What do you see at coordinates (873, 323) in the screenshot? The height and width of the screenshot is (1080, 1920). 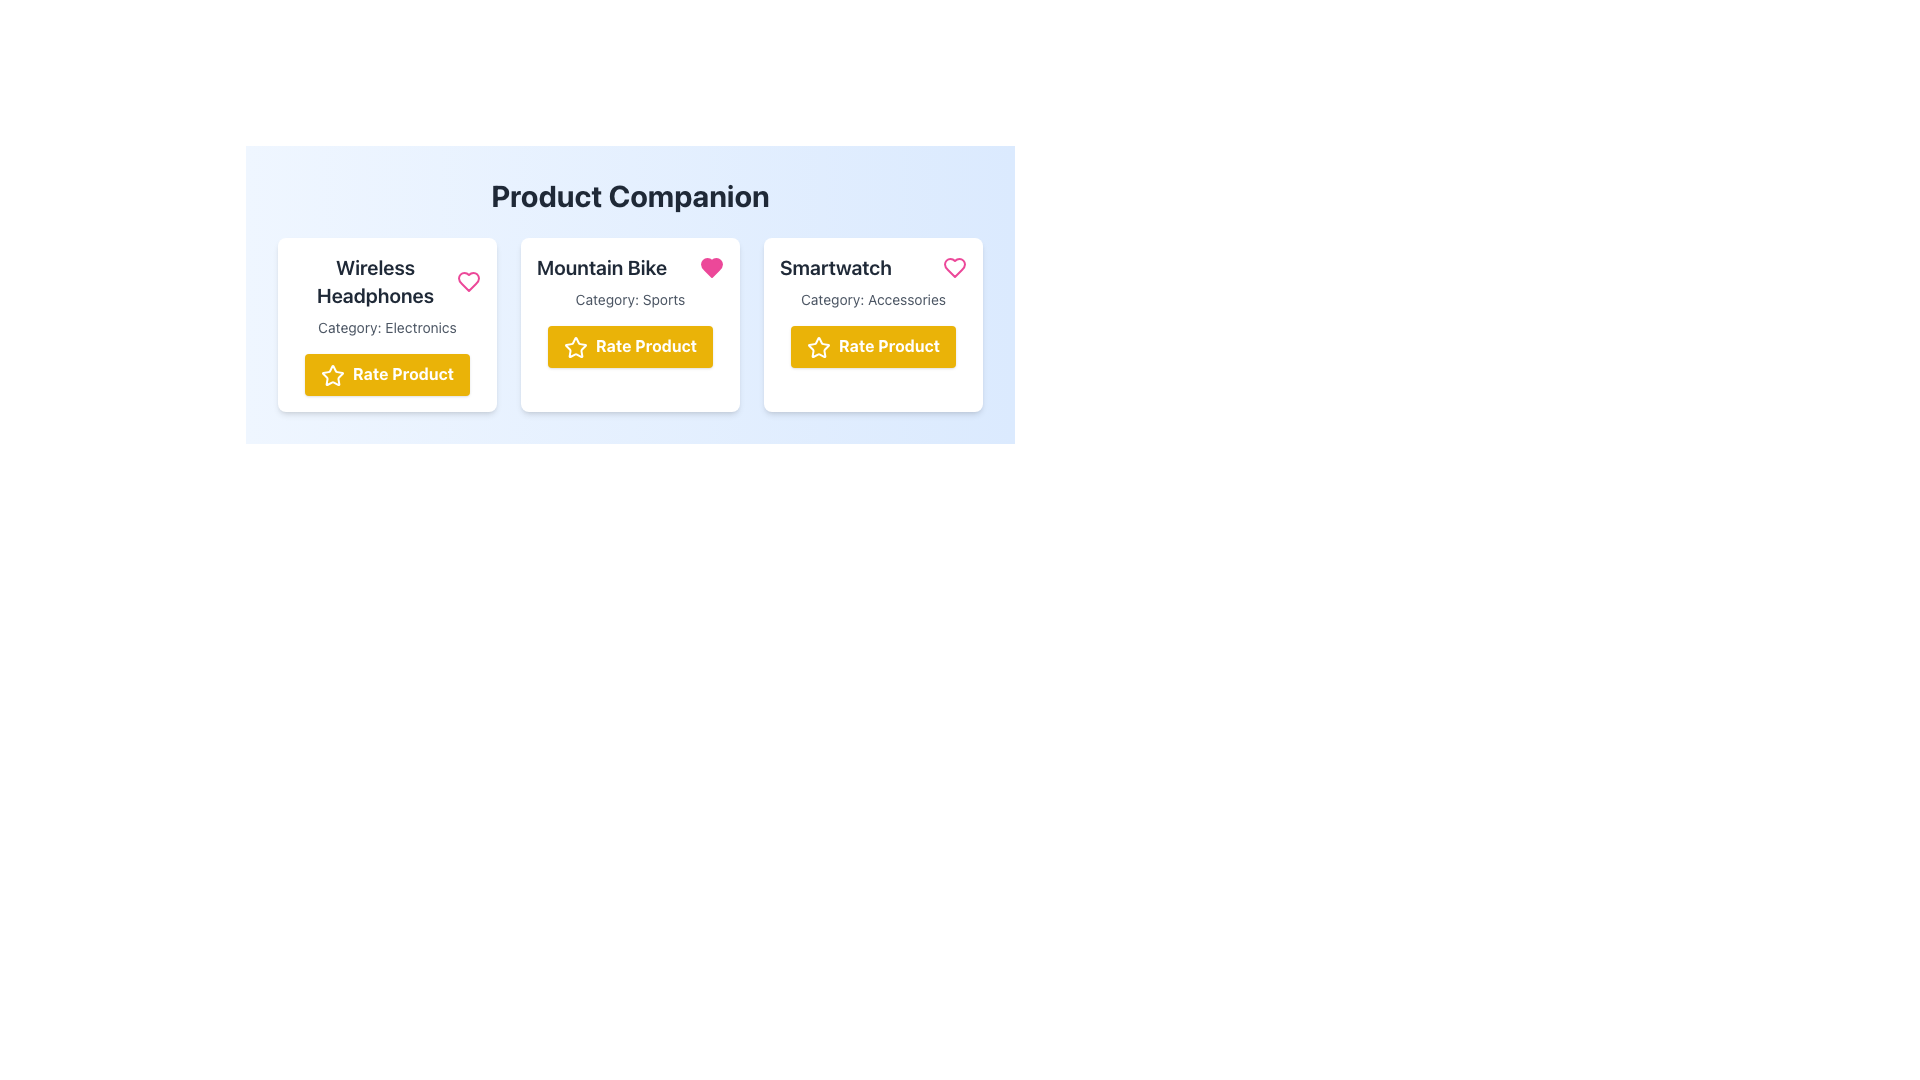 I see `the 'Rate Product' button in the card labeled 'Smartwatch', which is styled with a white background and contains a pink heart icon` at bounding box center [873, 323].